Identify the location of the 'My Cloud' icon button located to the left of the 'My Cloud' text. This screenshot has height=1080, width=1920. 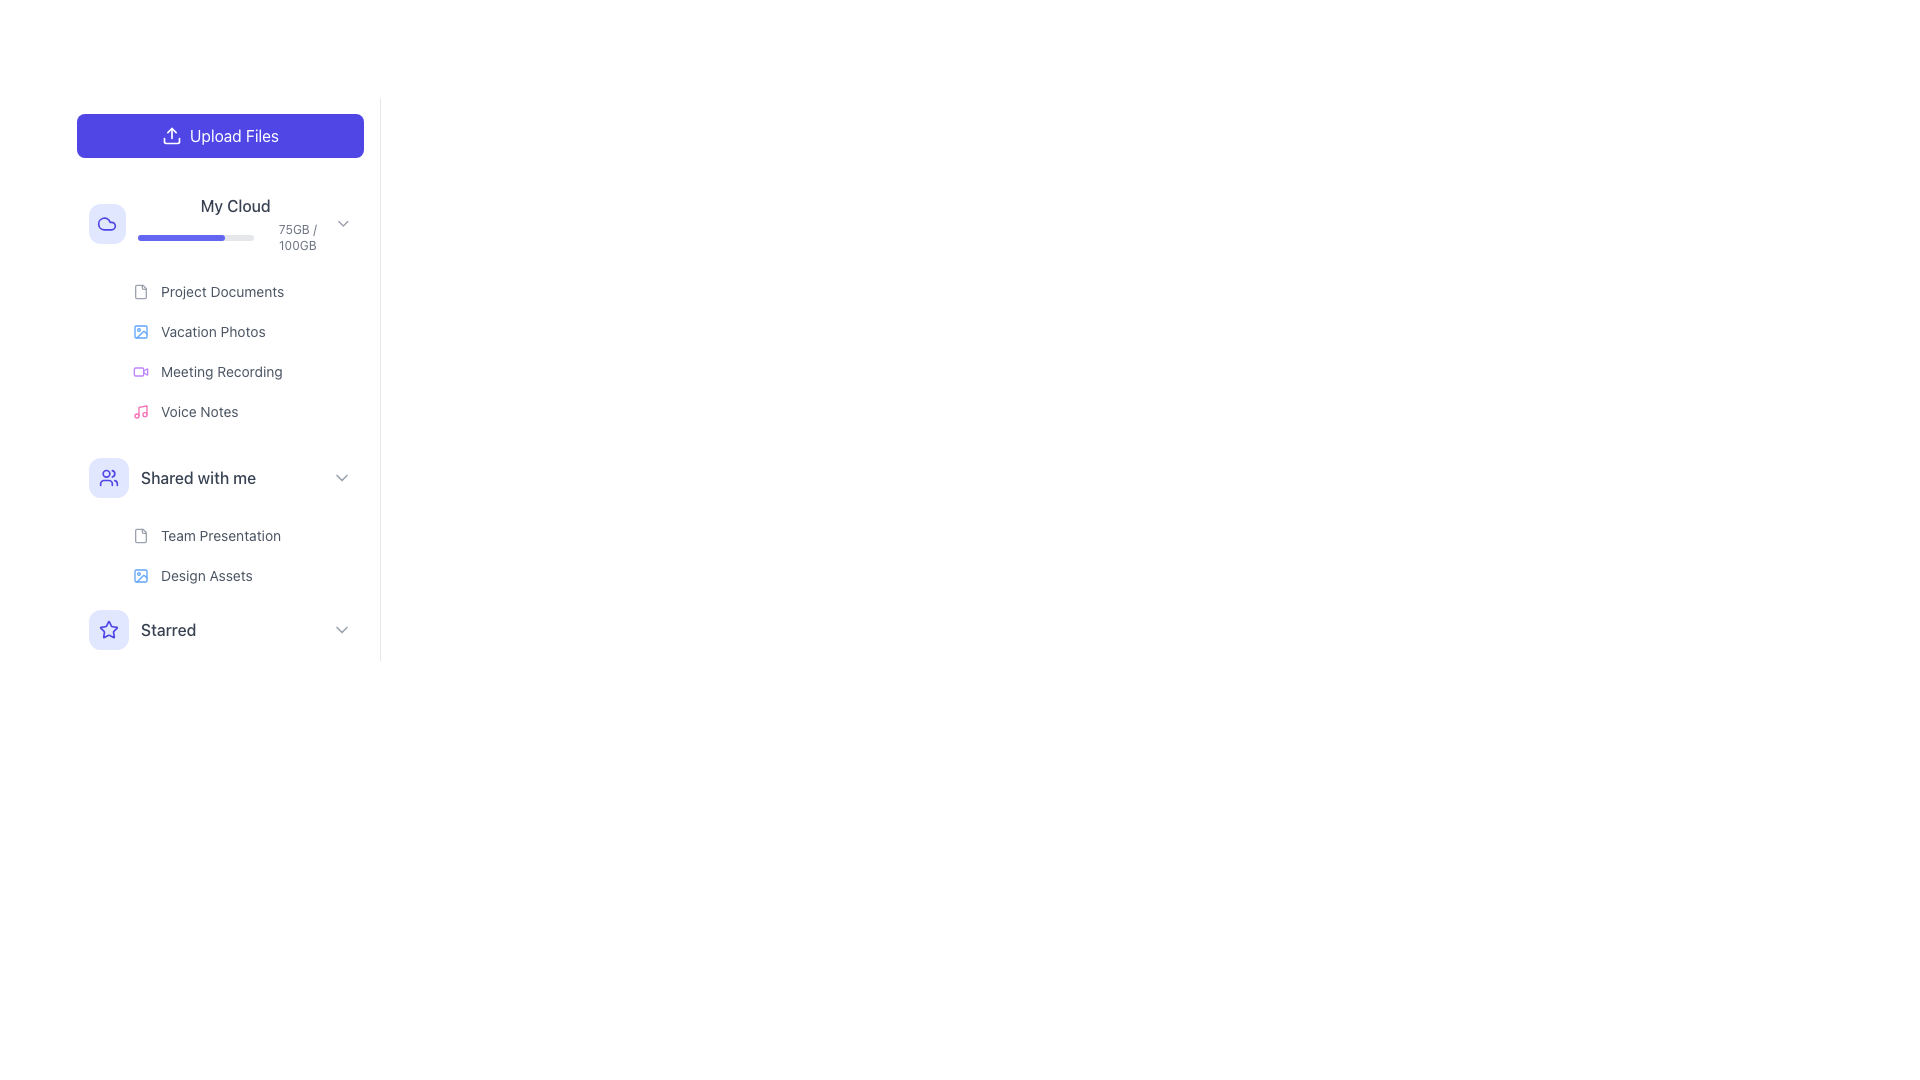
(105, 223).